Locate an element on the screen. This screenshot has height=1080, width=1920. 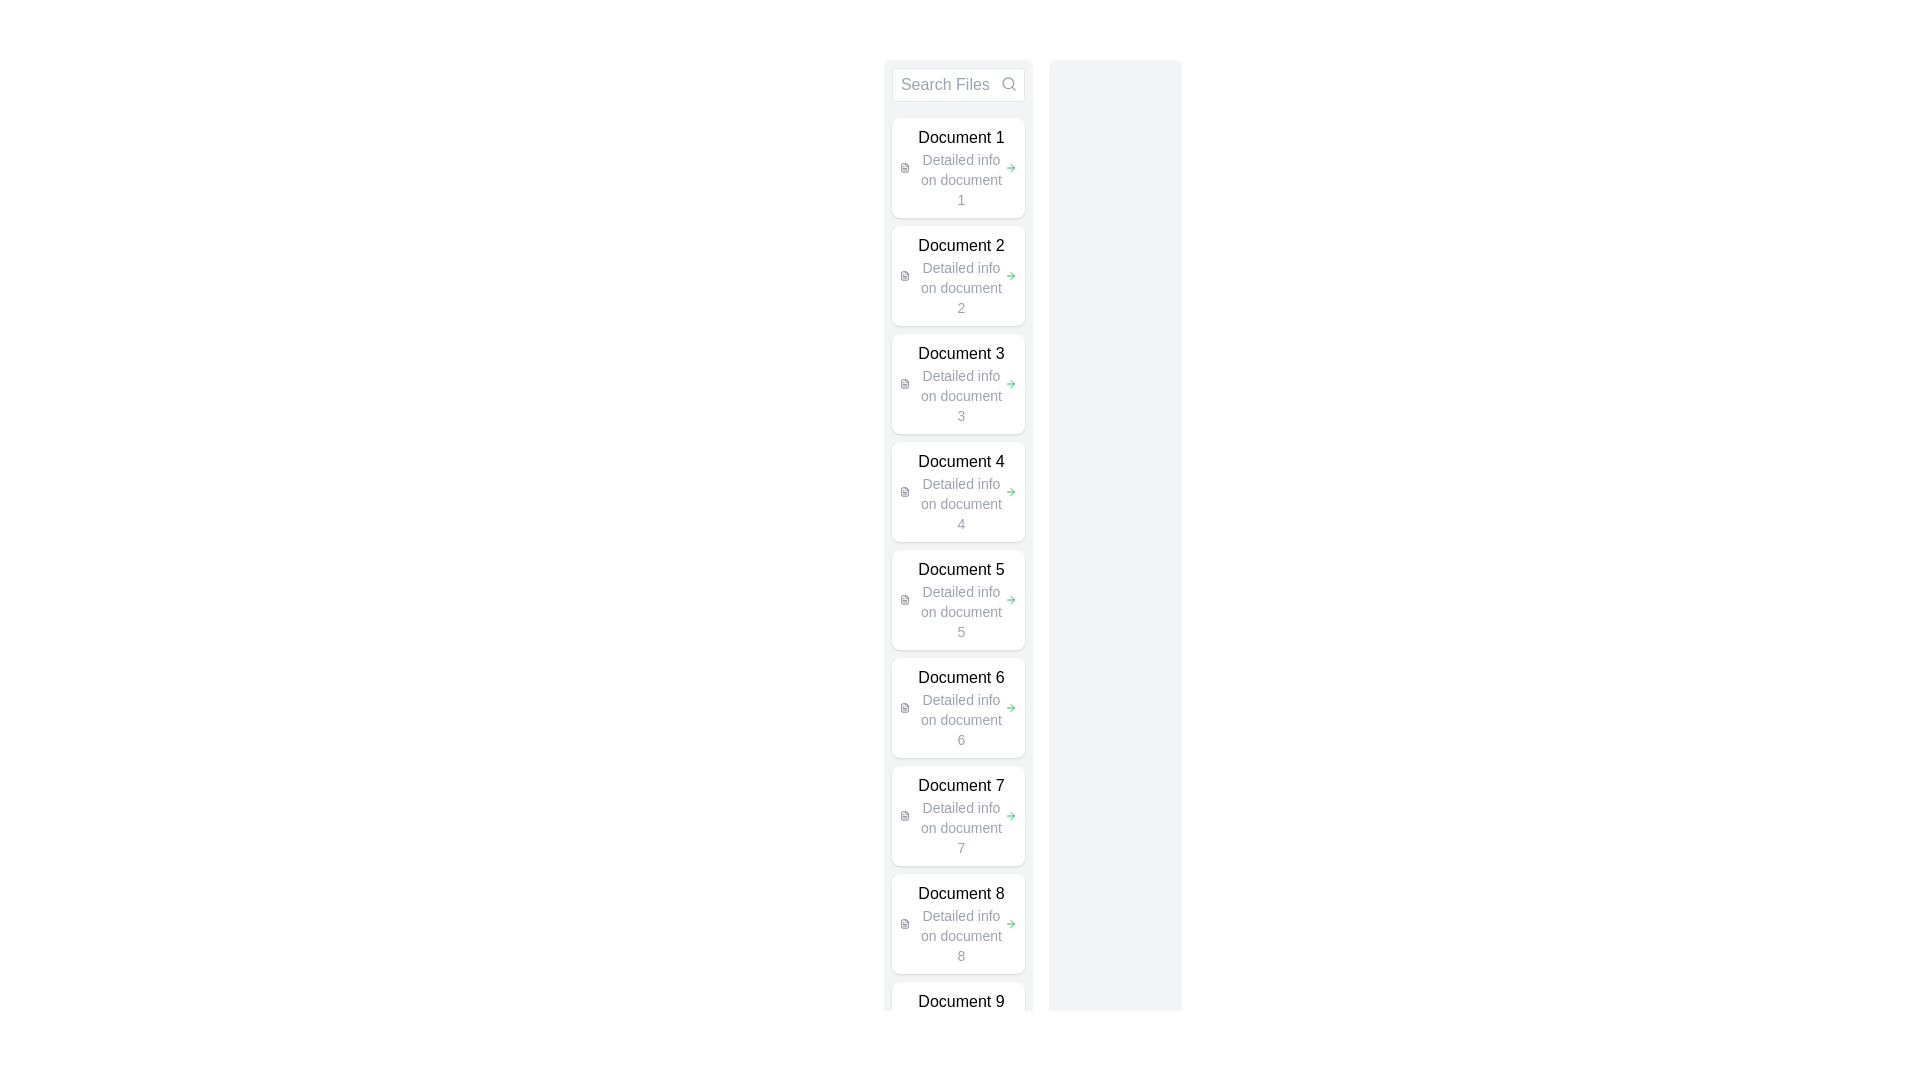
the document icon that resembles a document with text lines inside, located in the third item of the document list next to 'Document 3' is located at coordinates (903, 384).